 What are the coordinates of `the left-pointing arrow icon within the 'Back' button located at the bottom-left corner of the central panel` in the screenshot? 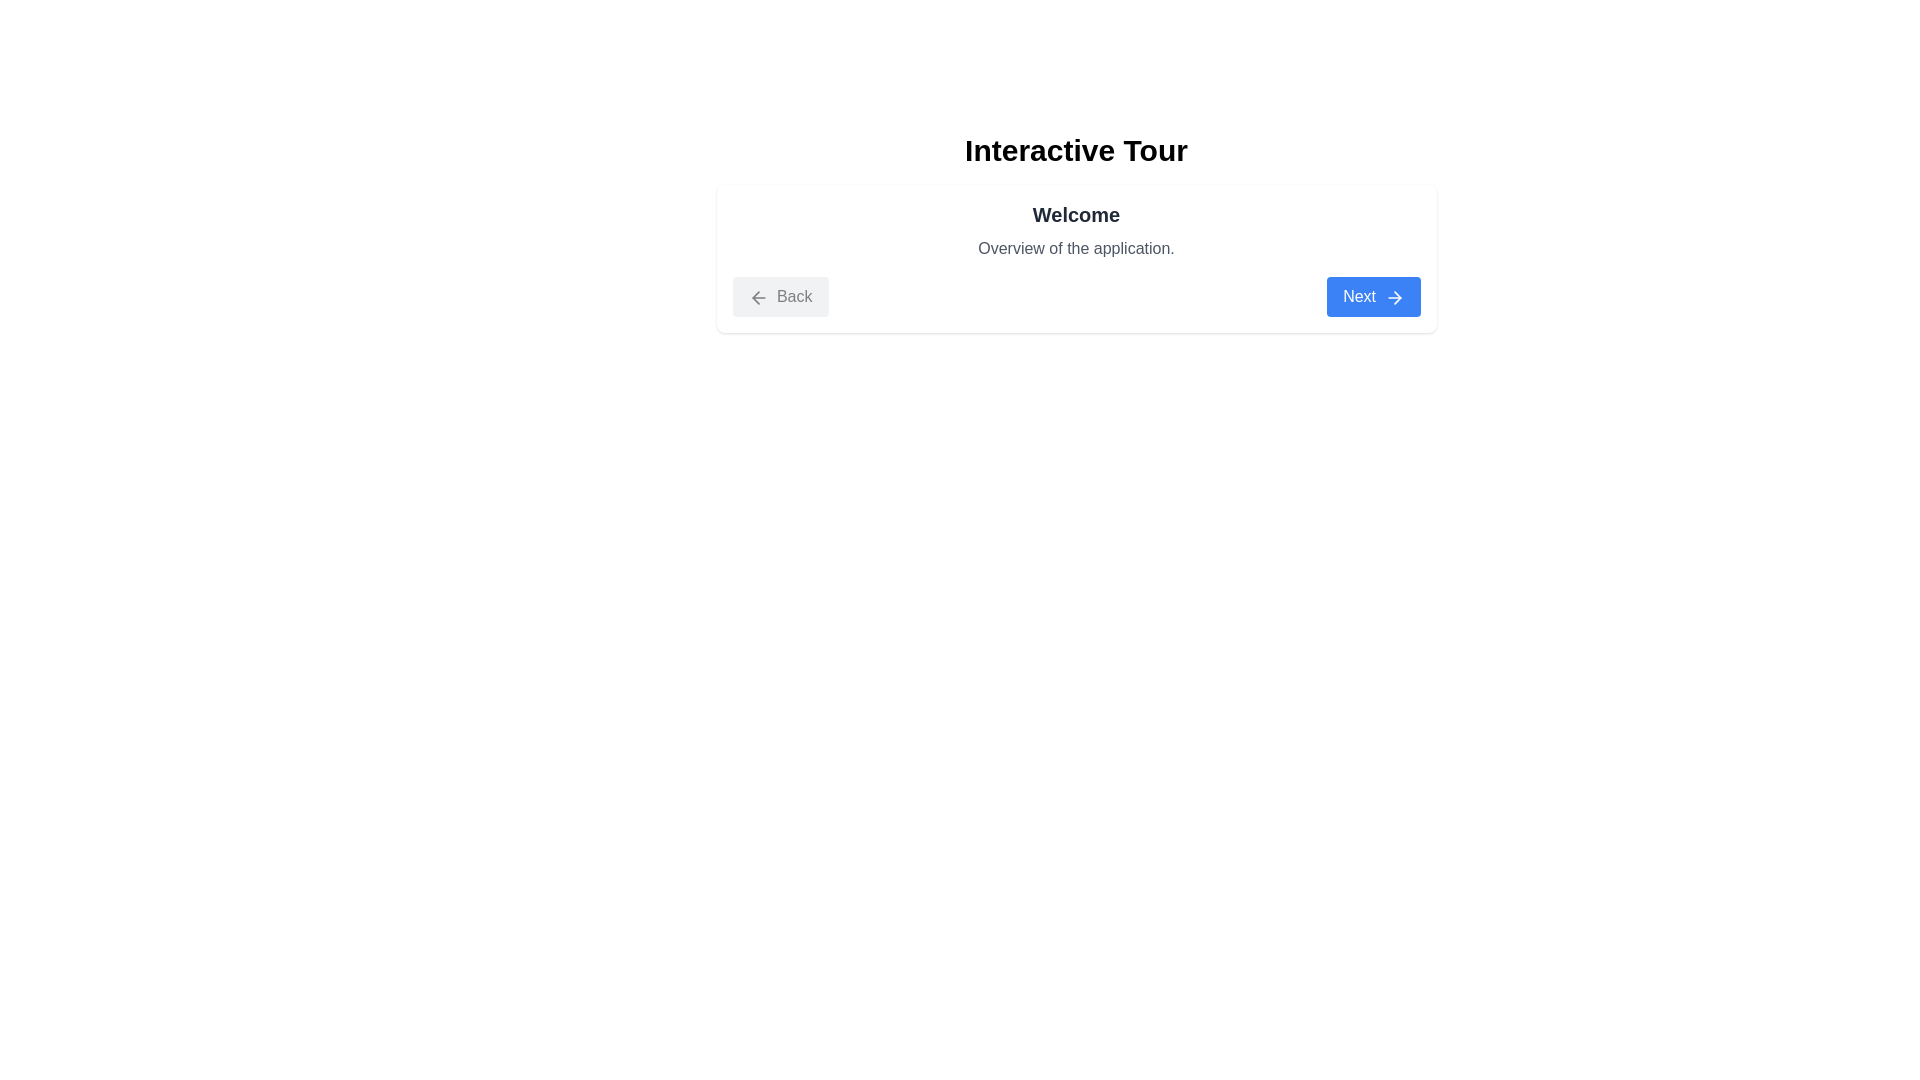 It's located at (757, 297).